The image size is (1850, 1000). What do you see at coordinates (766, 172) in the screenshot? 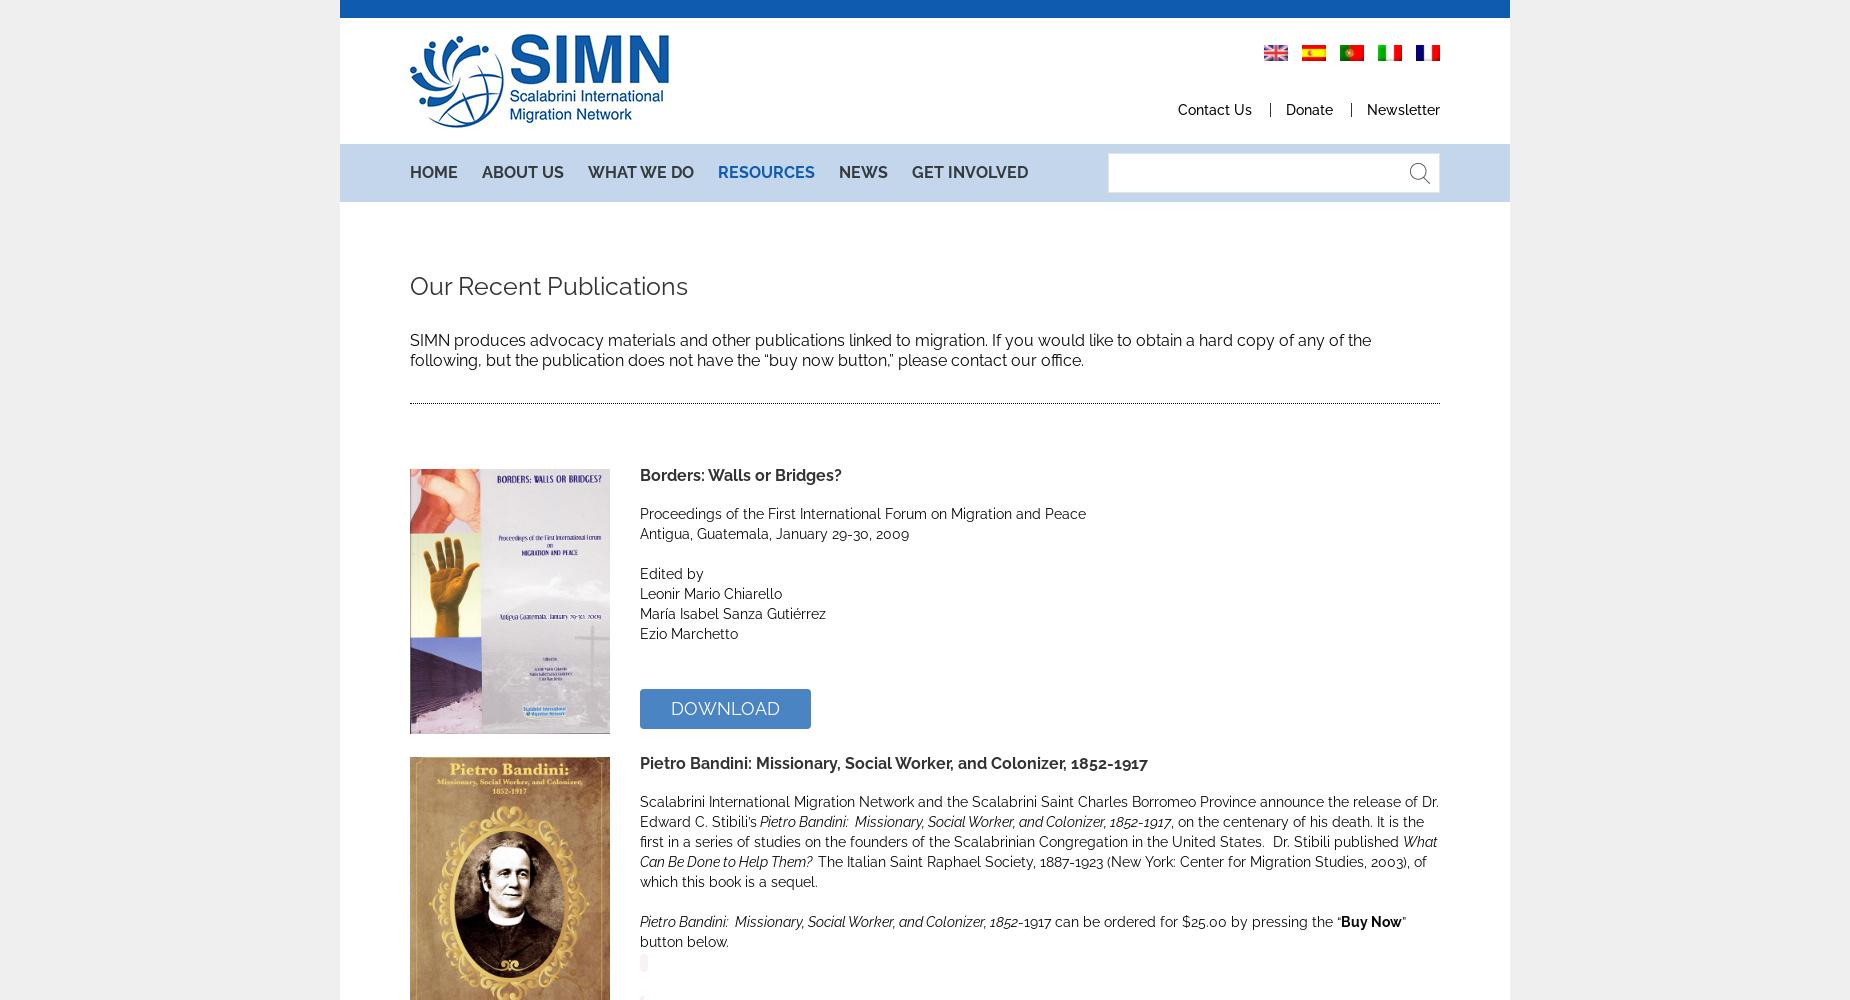
I see `'Resource'` at bounding box center [766, 172].